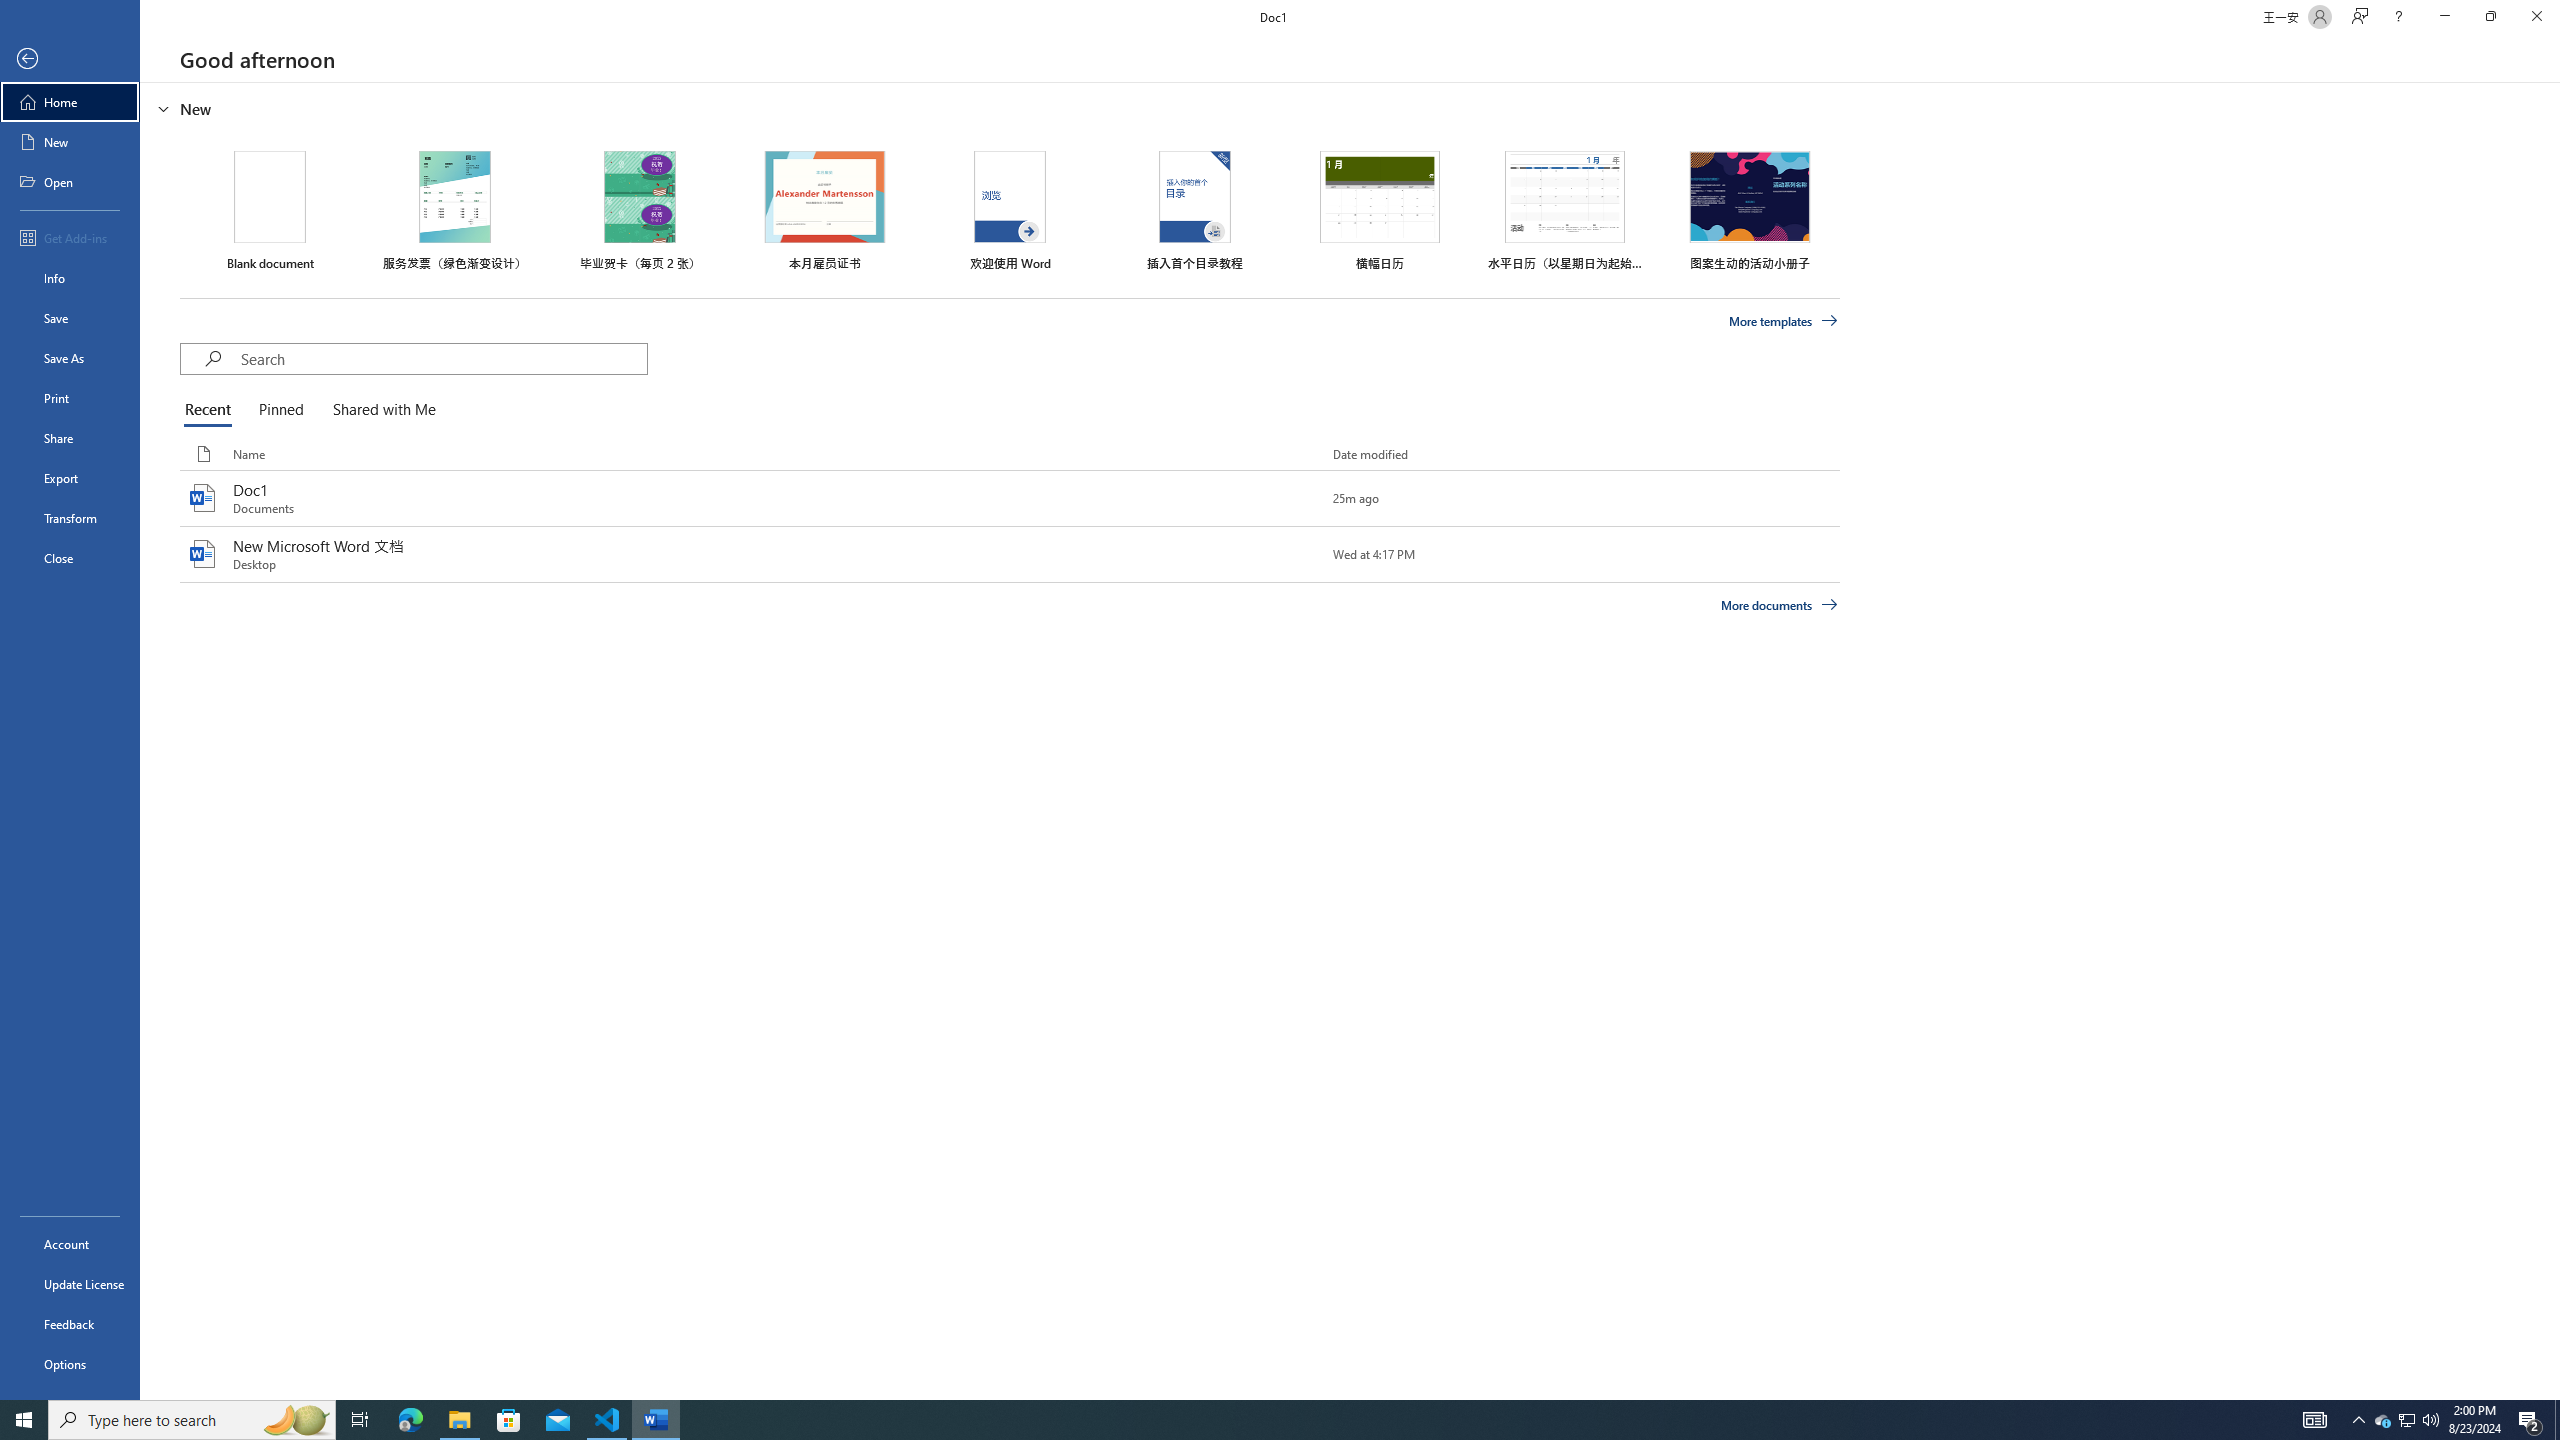 Image resolution: width=2560 pixels, height=1440 pixels. What do you see at coordinates (2443, 16) in the screenshot?
I see `'Minimize'` at bounding box center [2443, 16].